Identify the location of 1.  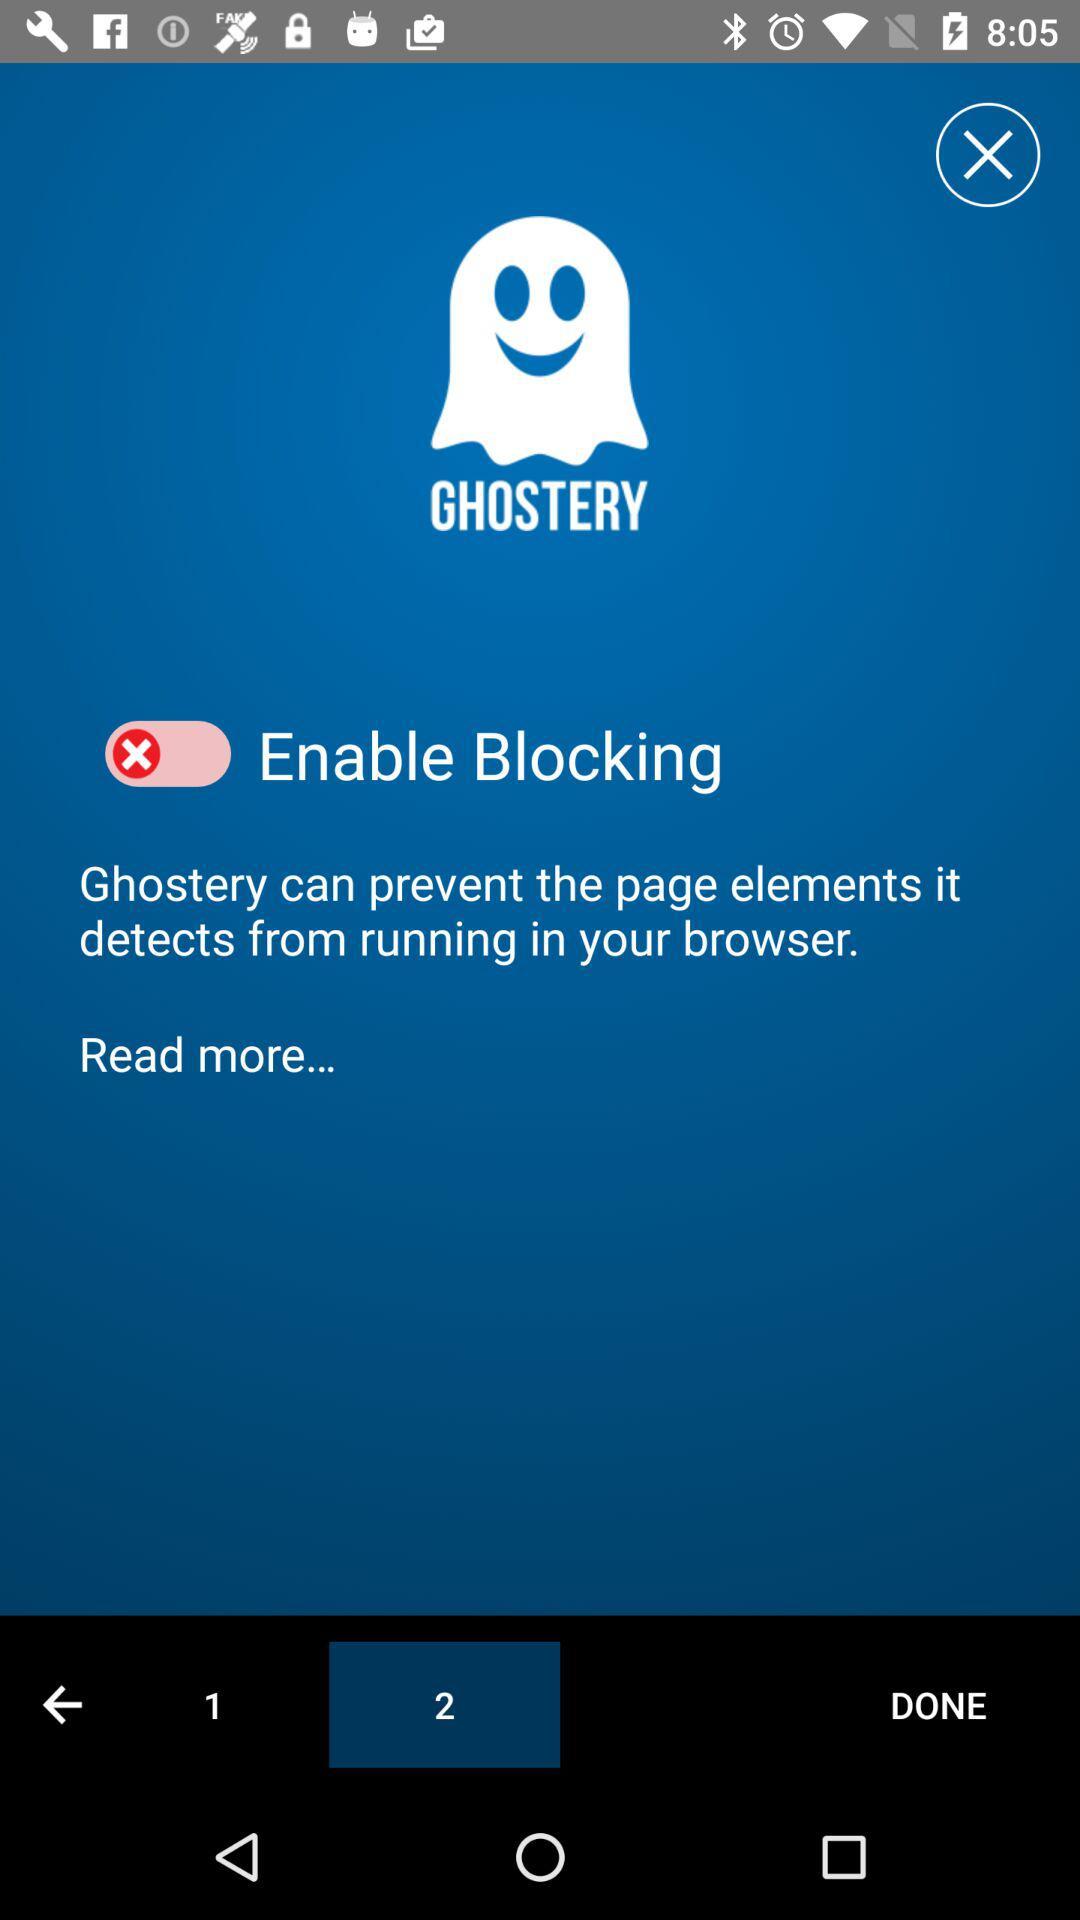
(213, 1703).